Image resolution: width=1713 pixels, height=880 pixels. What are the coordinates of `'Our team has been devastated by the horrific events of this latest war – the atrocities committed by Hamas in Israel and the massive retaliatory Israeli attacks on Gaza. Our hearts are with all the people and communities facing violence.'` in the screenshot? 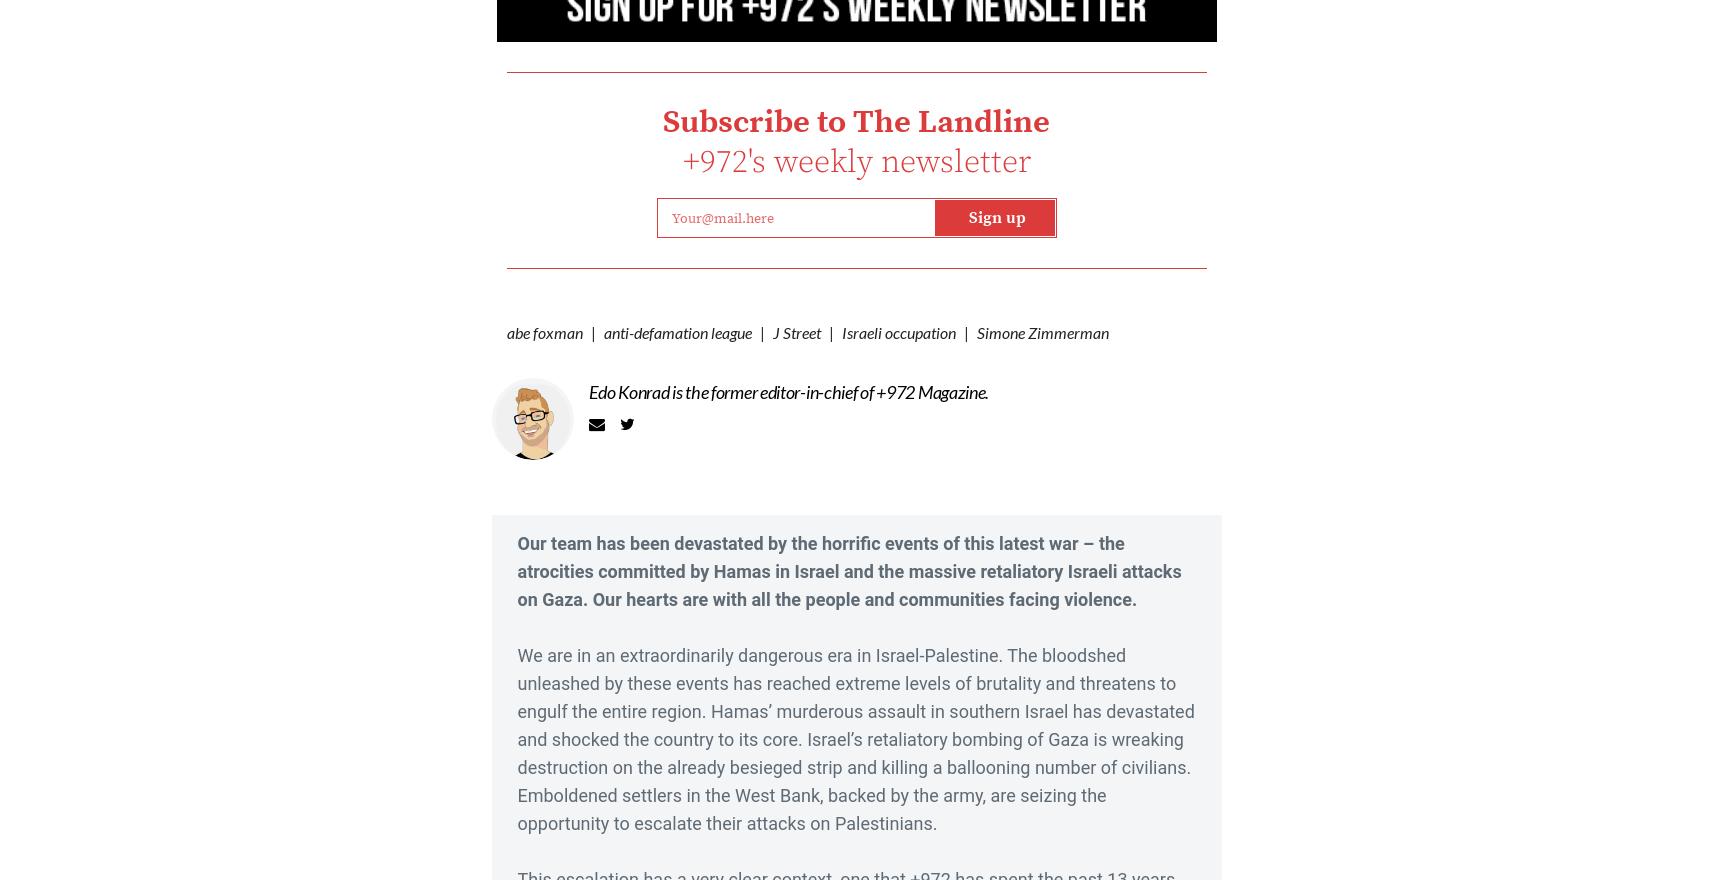 It's located at (516, 570).